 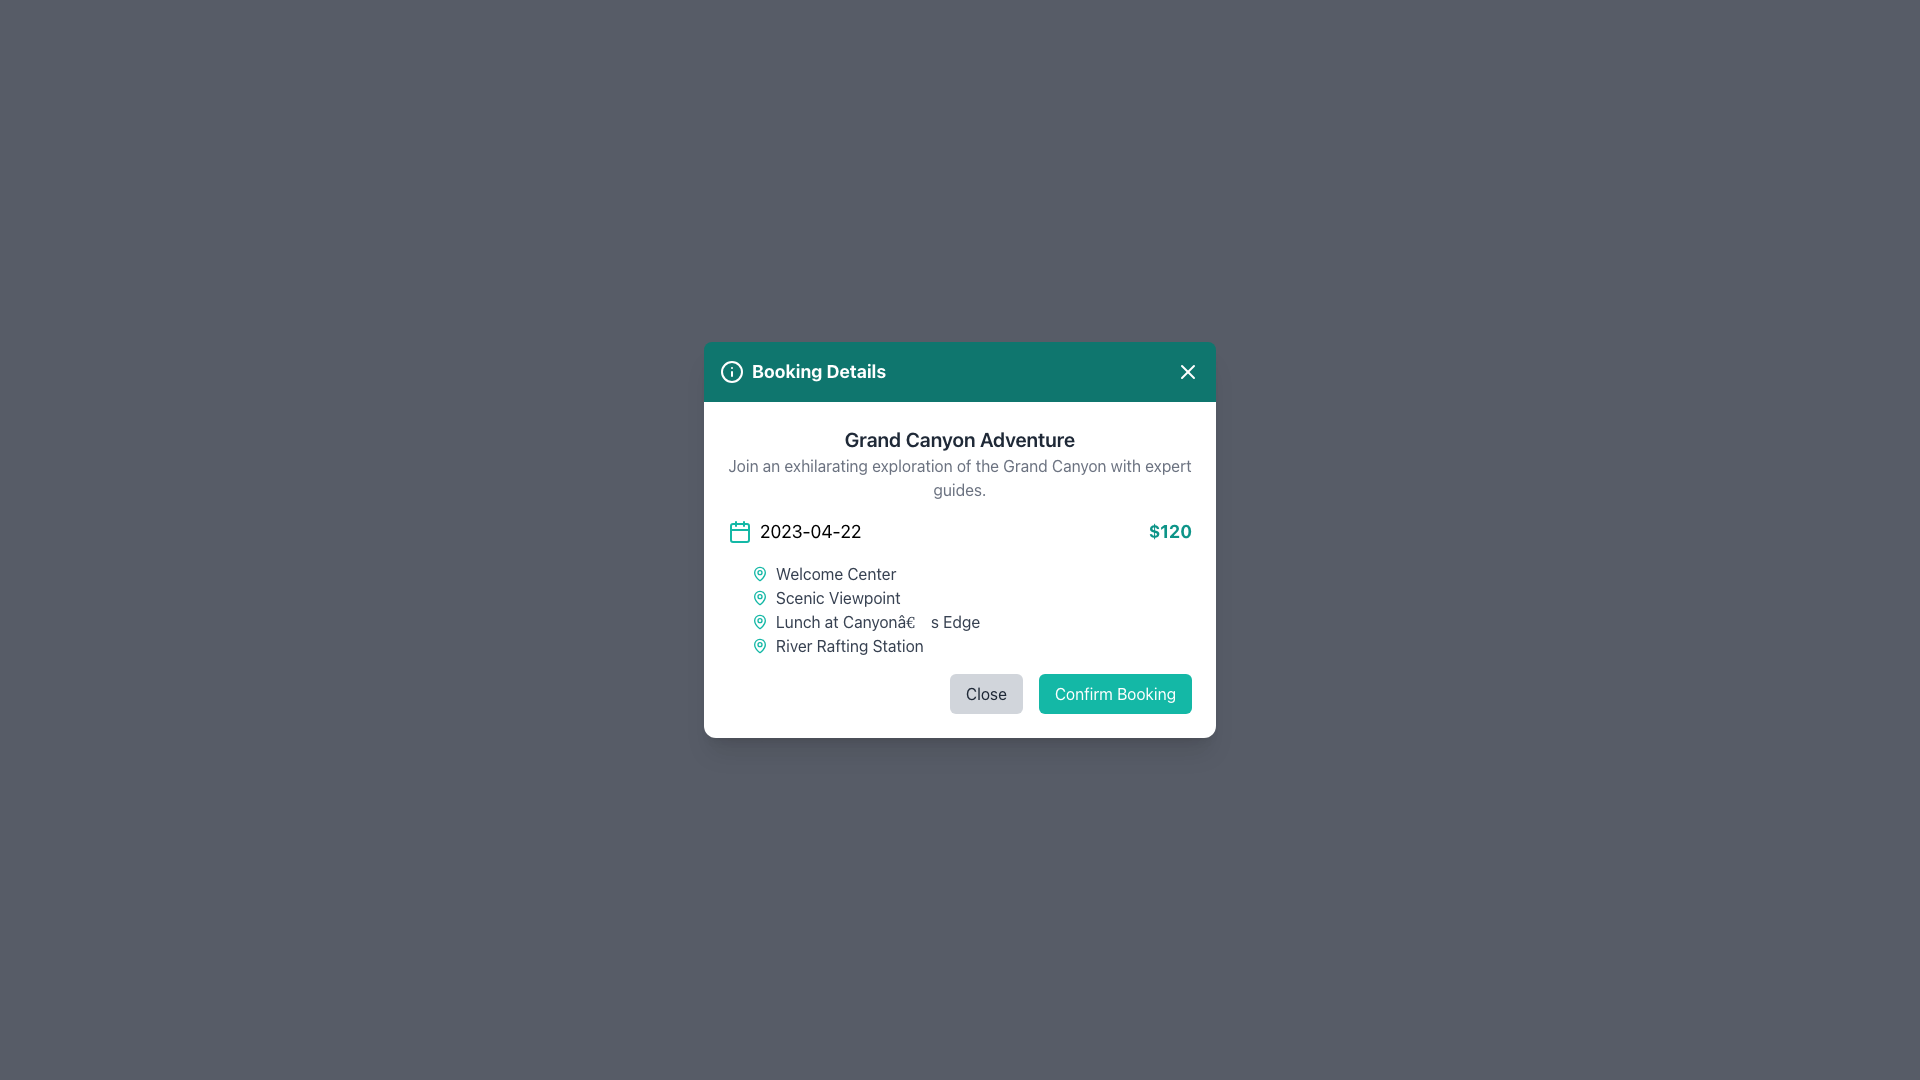 I want to click on date information displayed in the Text with Icon element located near the top-left section of the dialog box under the title 'Grand Canyon Adventure', positioned to the left of the '$120' text, so click(x=793, y=531).